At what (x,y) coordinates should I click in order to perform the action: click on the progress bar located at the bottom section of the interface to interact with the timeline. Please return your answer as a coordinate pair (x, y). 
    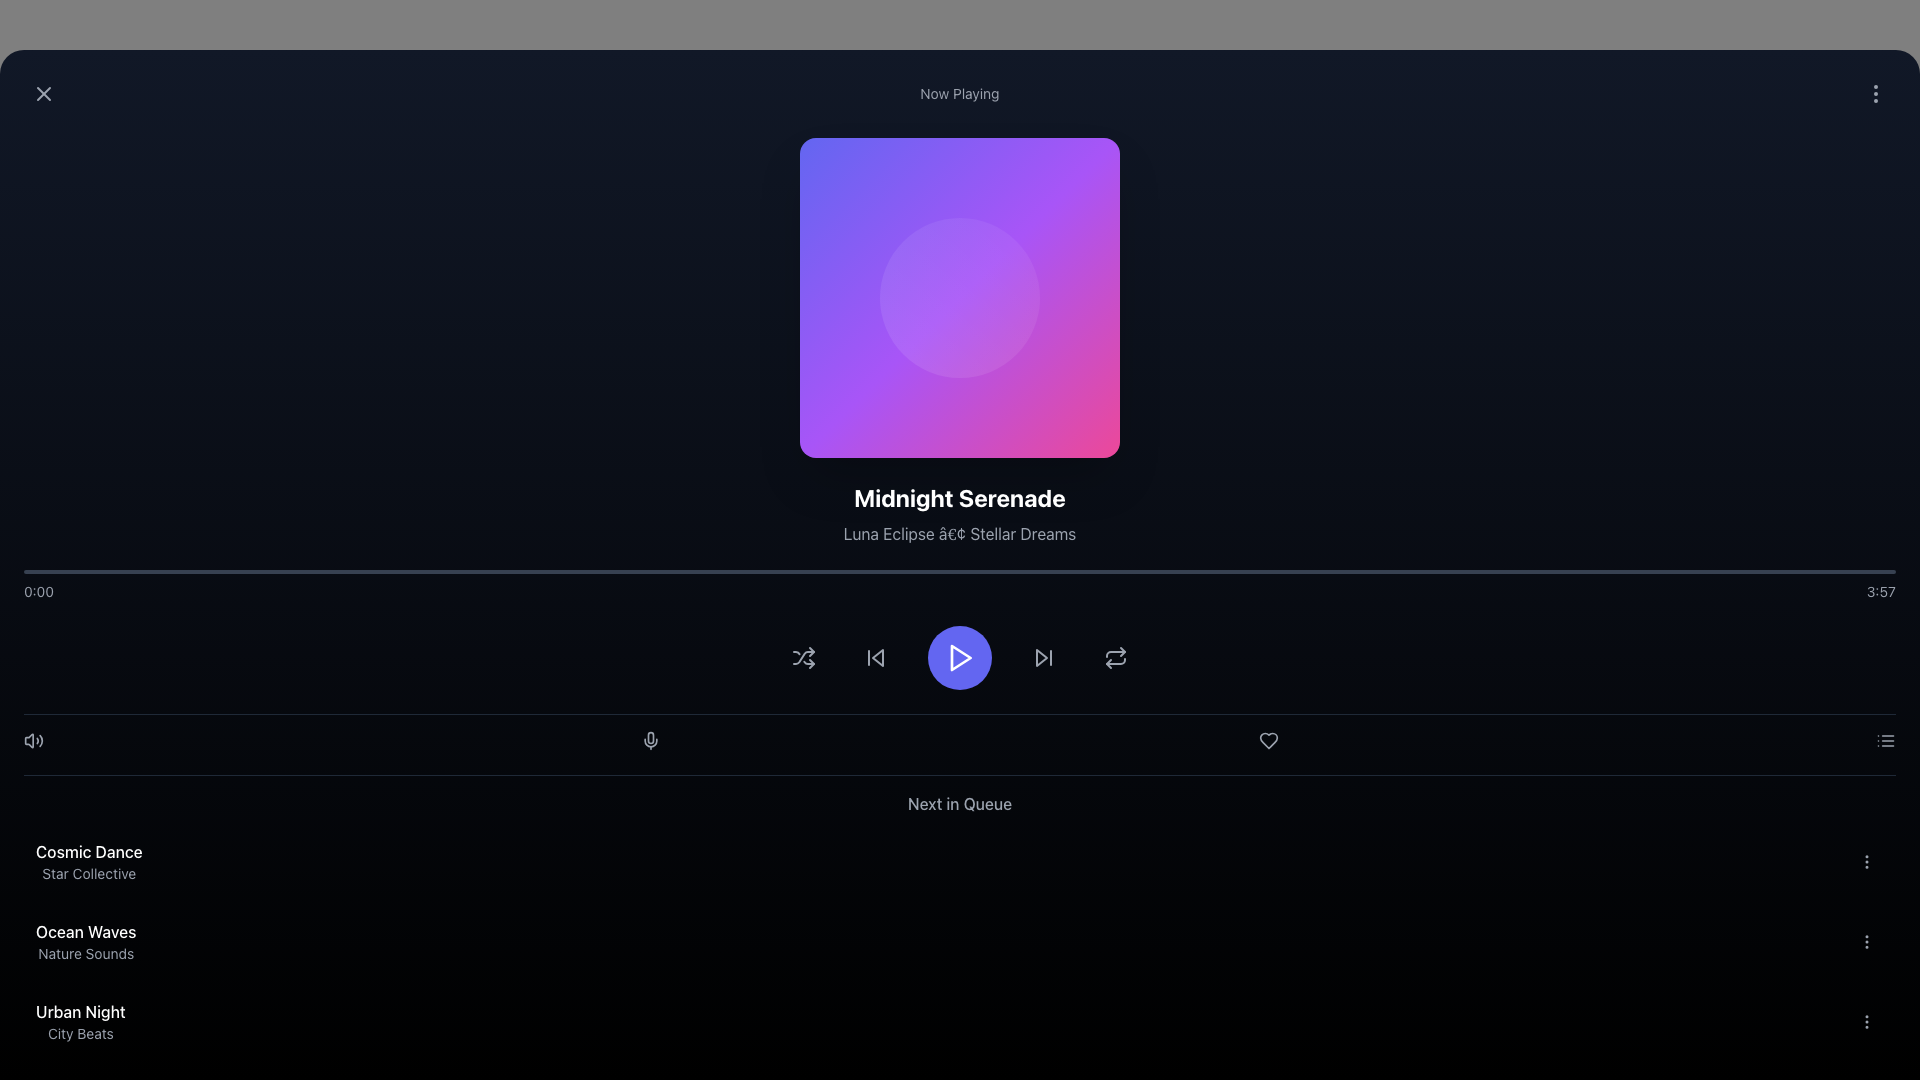
    Looking at the image, I should click on (960, 571).